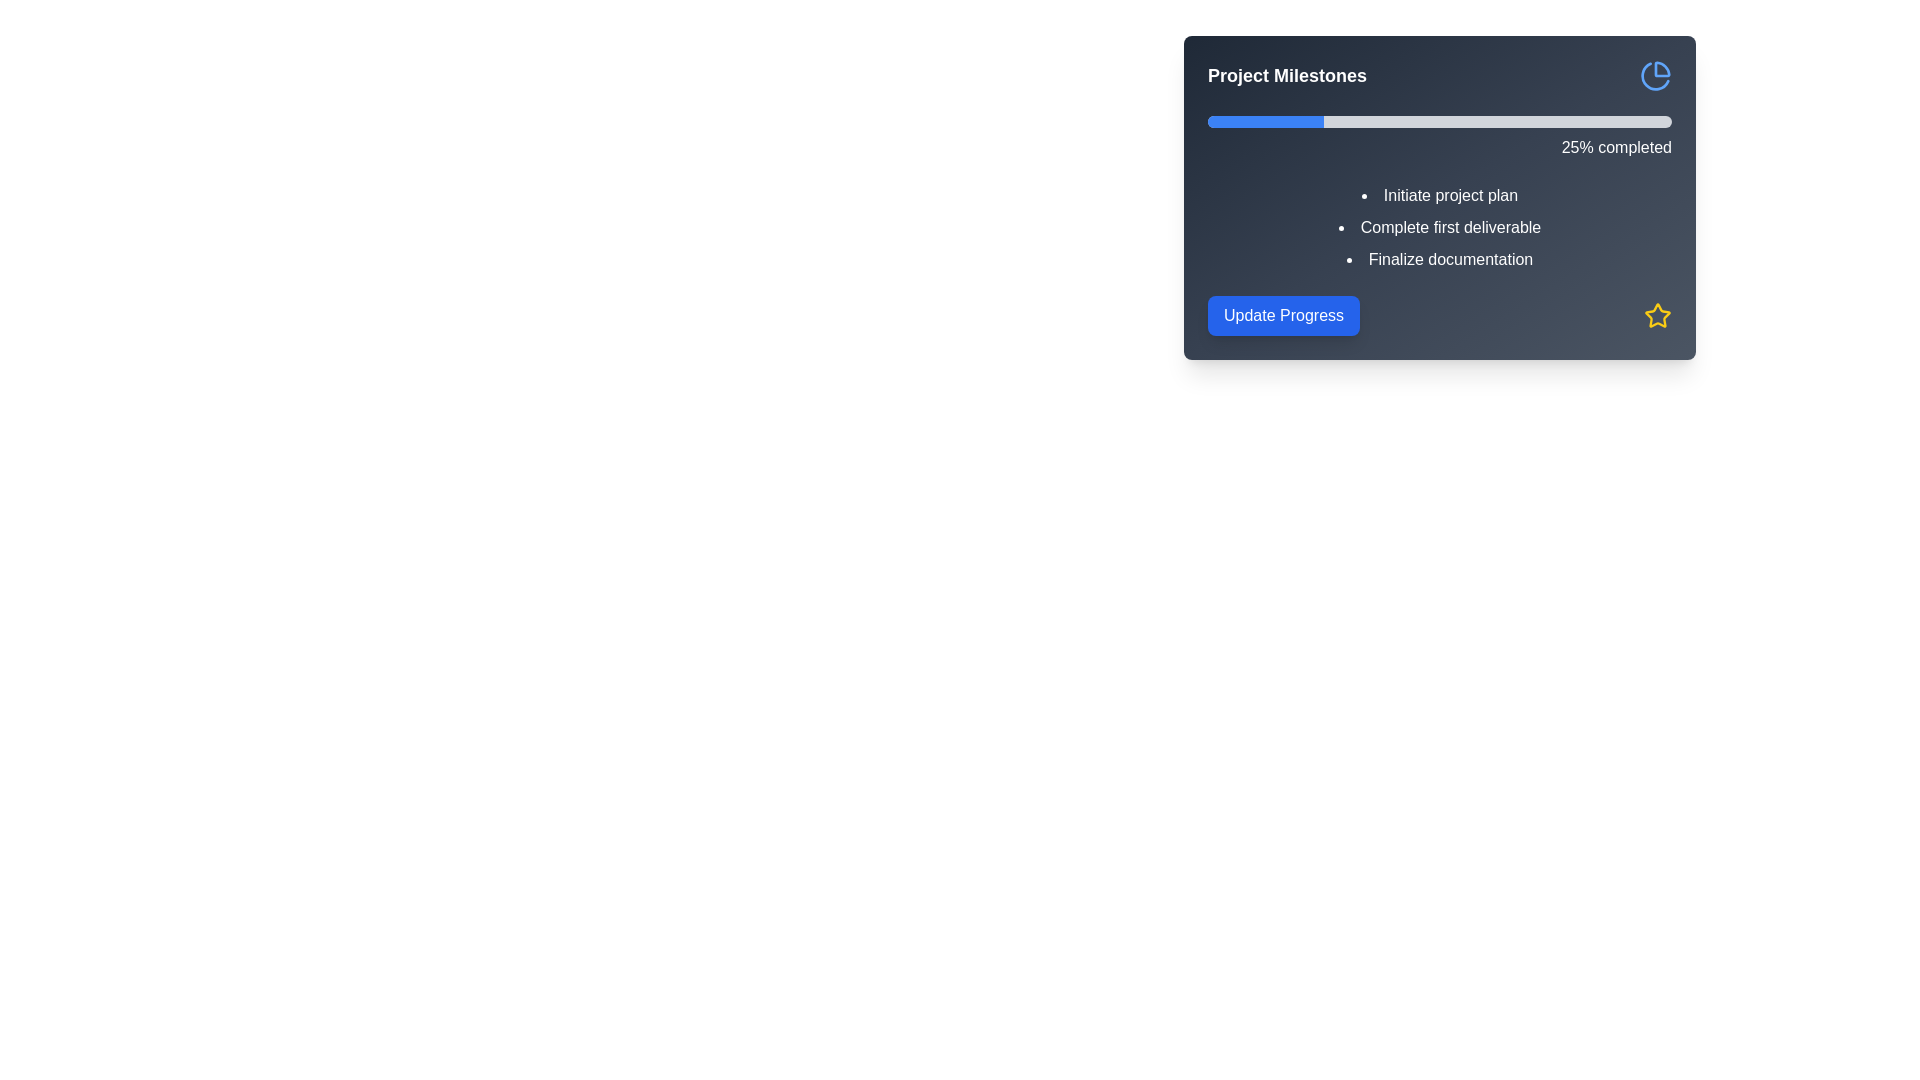 The height and width of the screenshot is (1080, 1920). I want to click on descriptive text of the horizontal progress bar located below the title in the 'Project Milestones' card to understand the progress of the project milestone, so click(1440, 137).